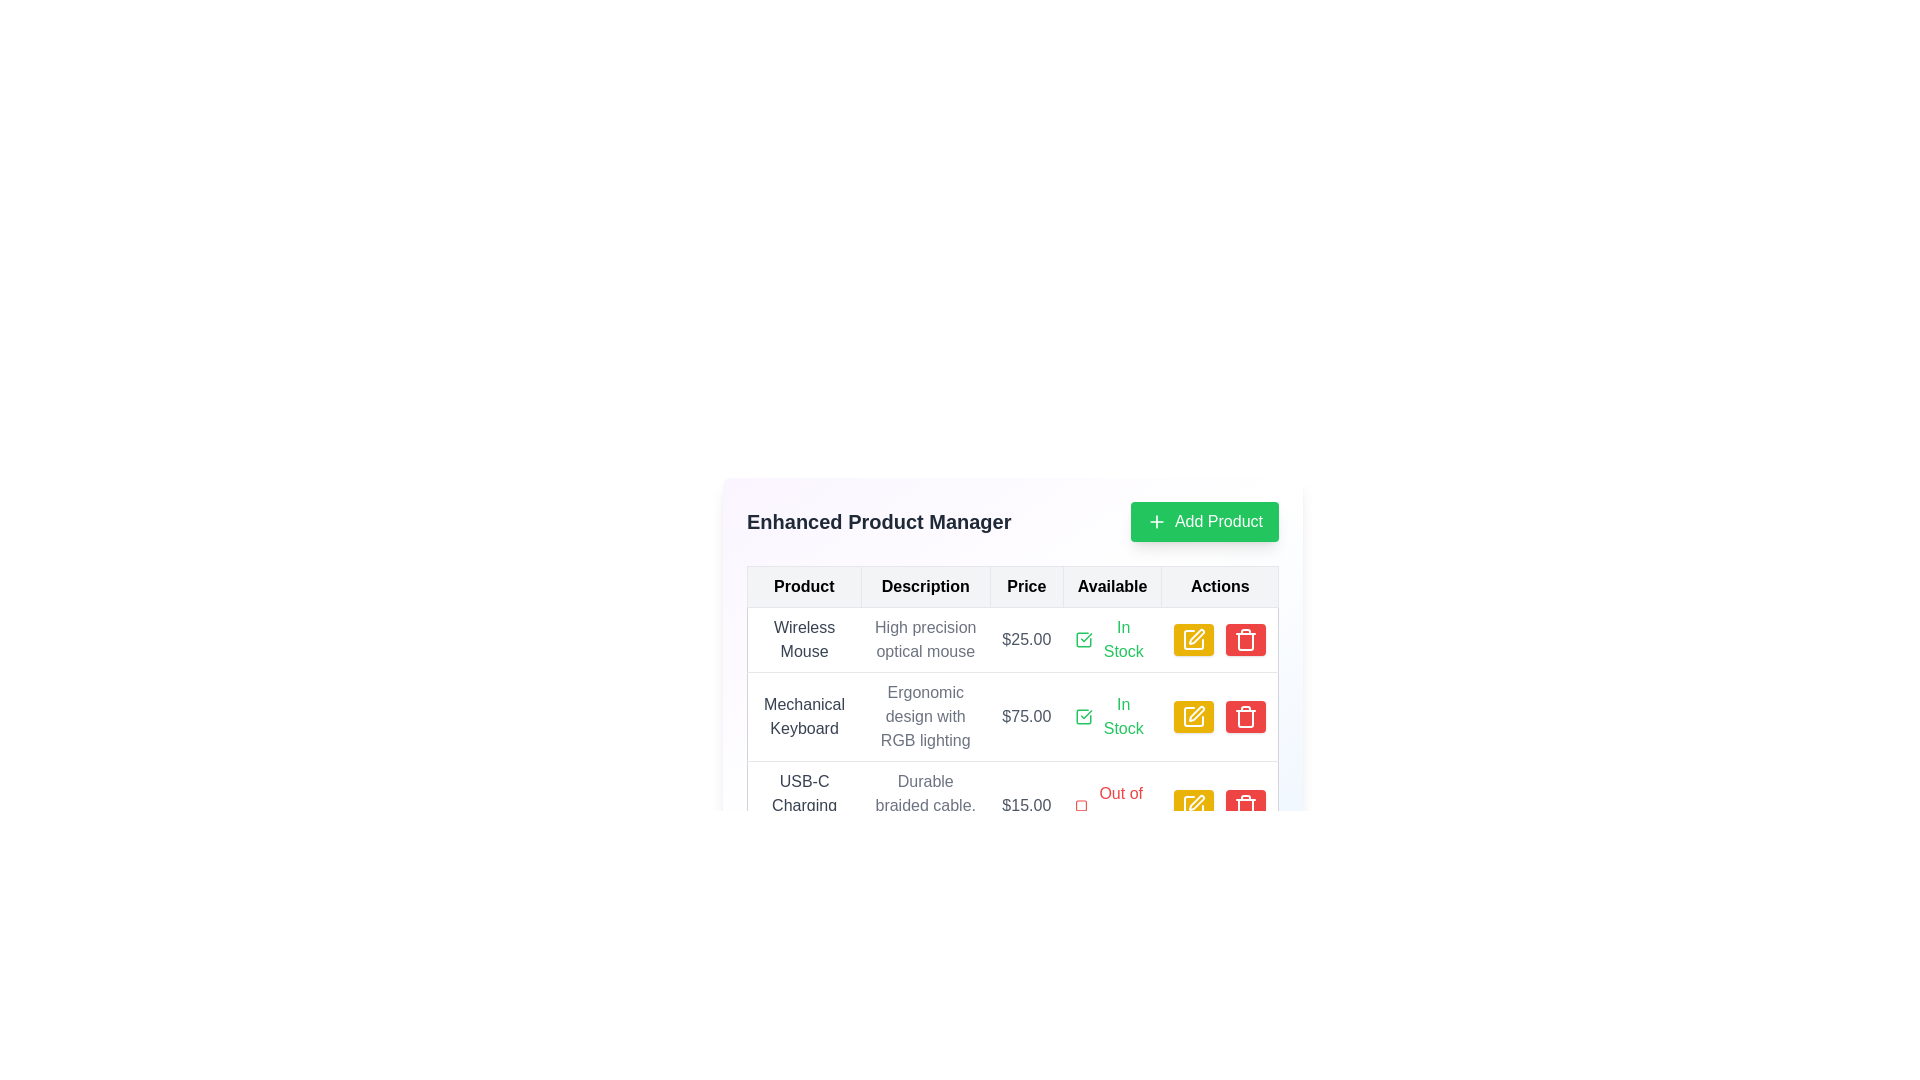 The width and height of the screenshot is (1920, 1080). I want to click on the 'In Stock' text label with a check icon in the 'Available' column of the product inventory table for the 'Wireless Mouse' product, so click(1111, 640).